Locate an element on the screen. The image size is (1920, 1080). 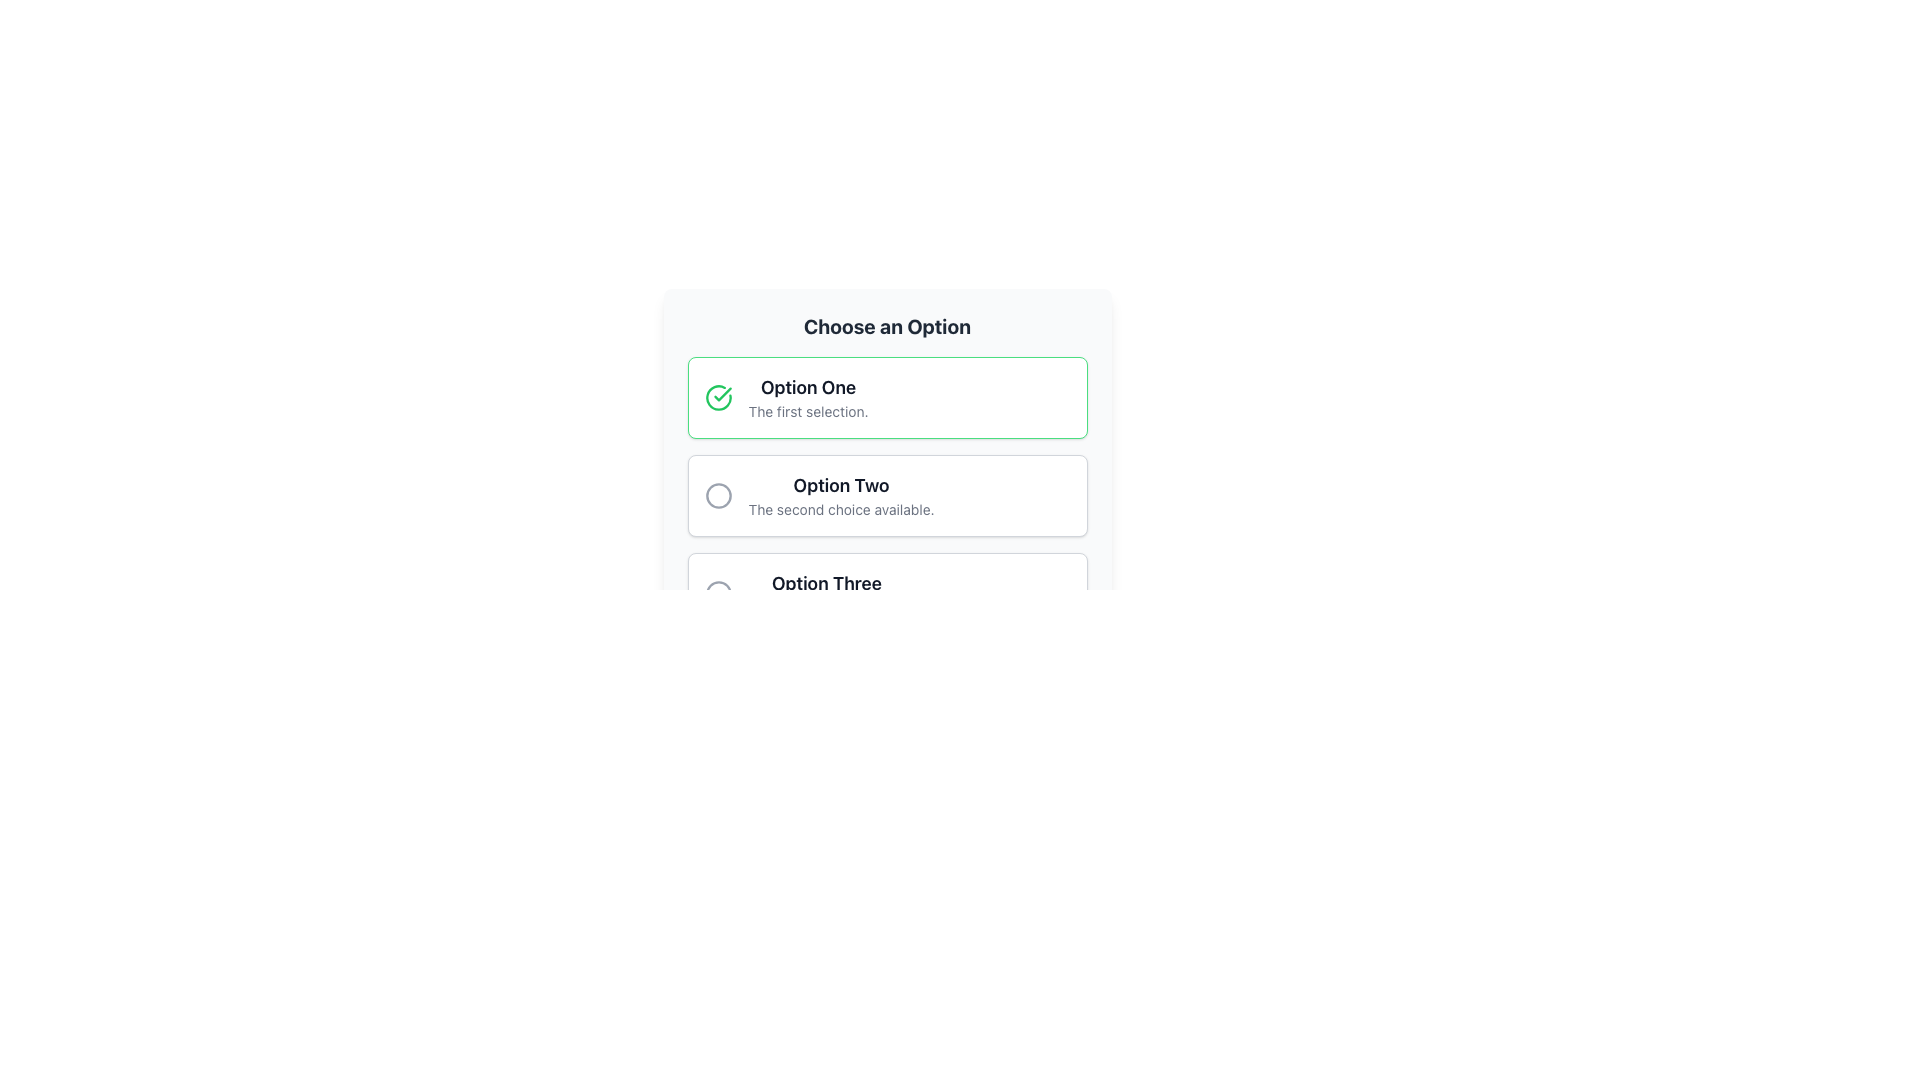
the 'Option Two' button is located at coordinates (886, 495).